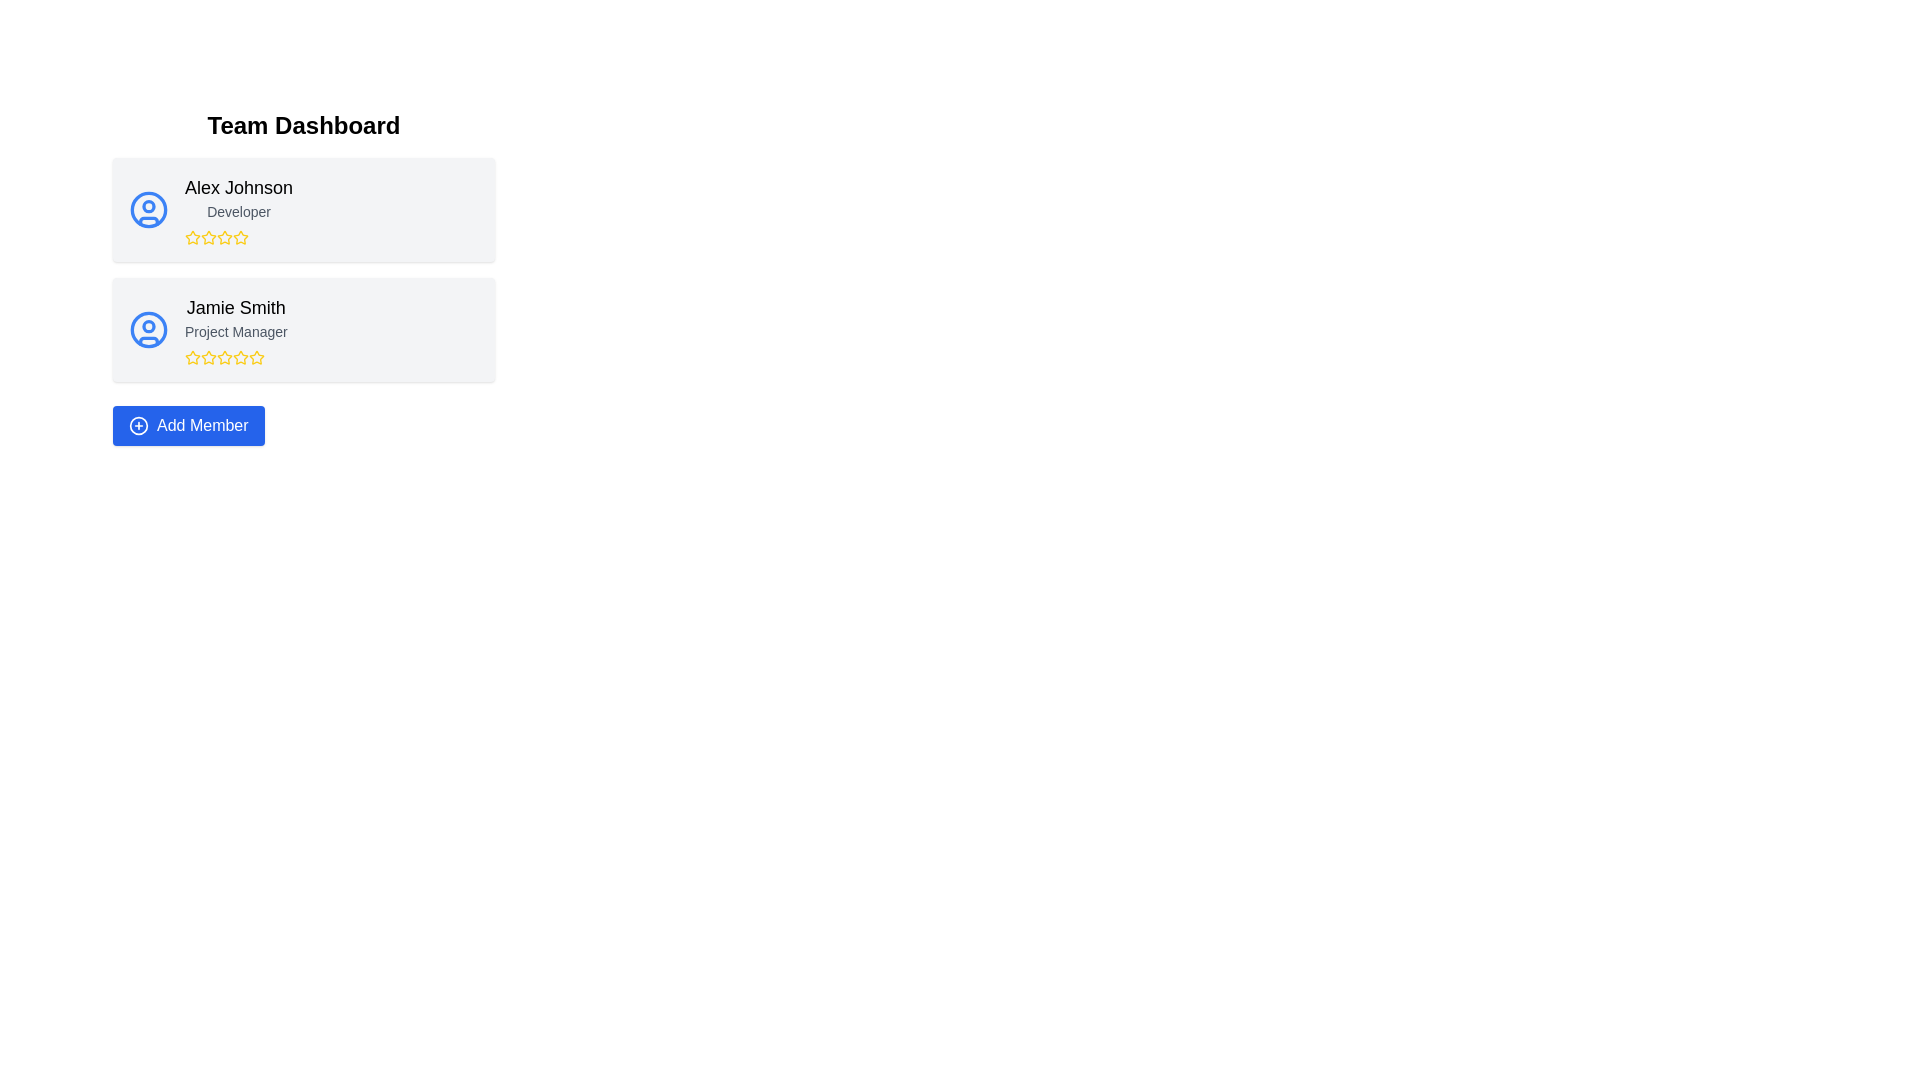  Describe the element at coordinates (239, 212) in the screenshot. I see `the text label displaying 'Developer' which is located below the name 'Alex Johnson' in a small gray font` at that location.